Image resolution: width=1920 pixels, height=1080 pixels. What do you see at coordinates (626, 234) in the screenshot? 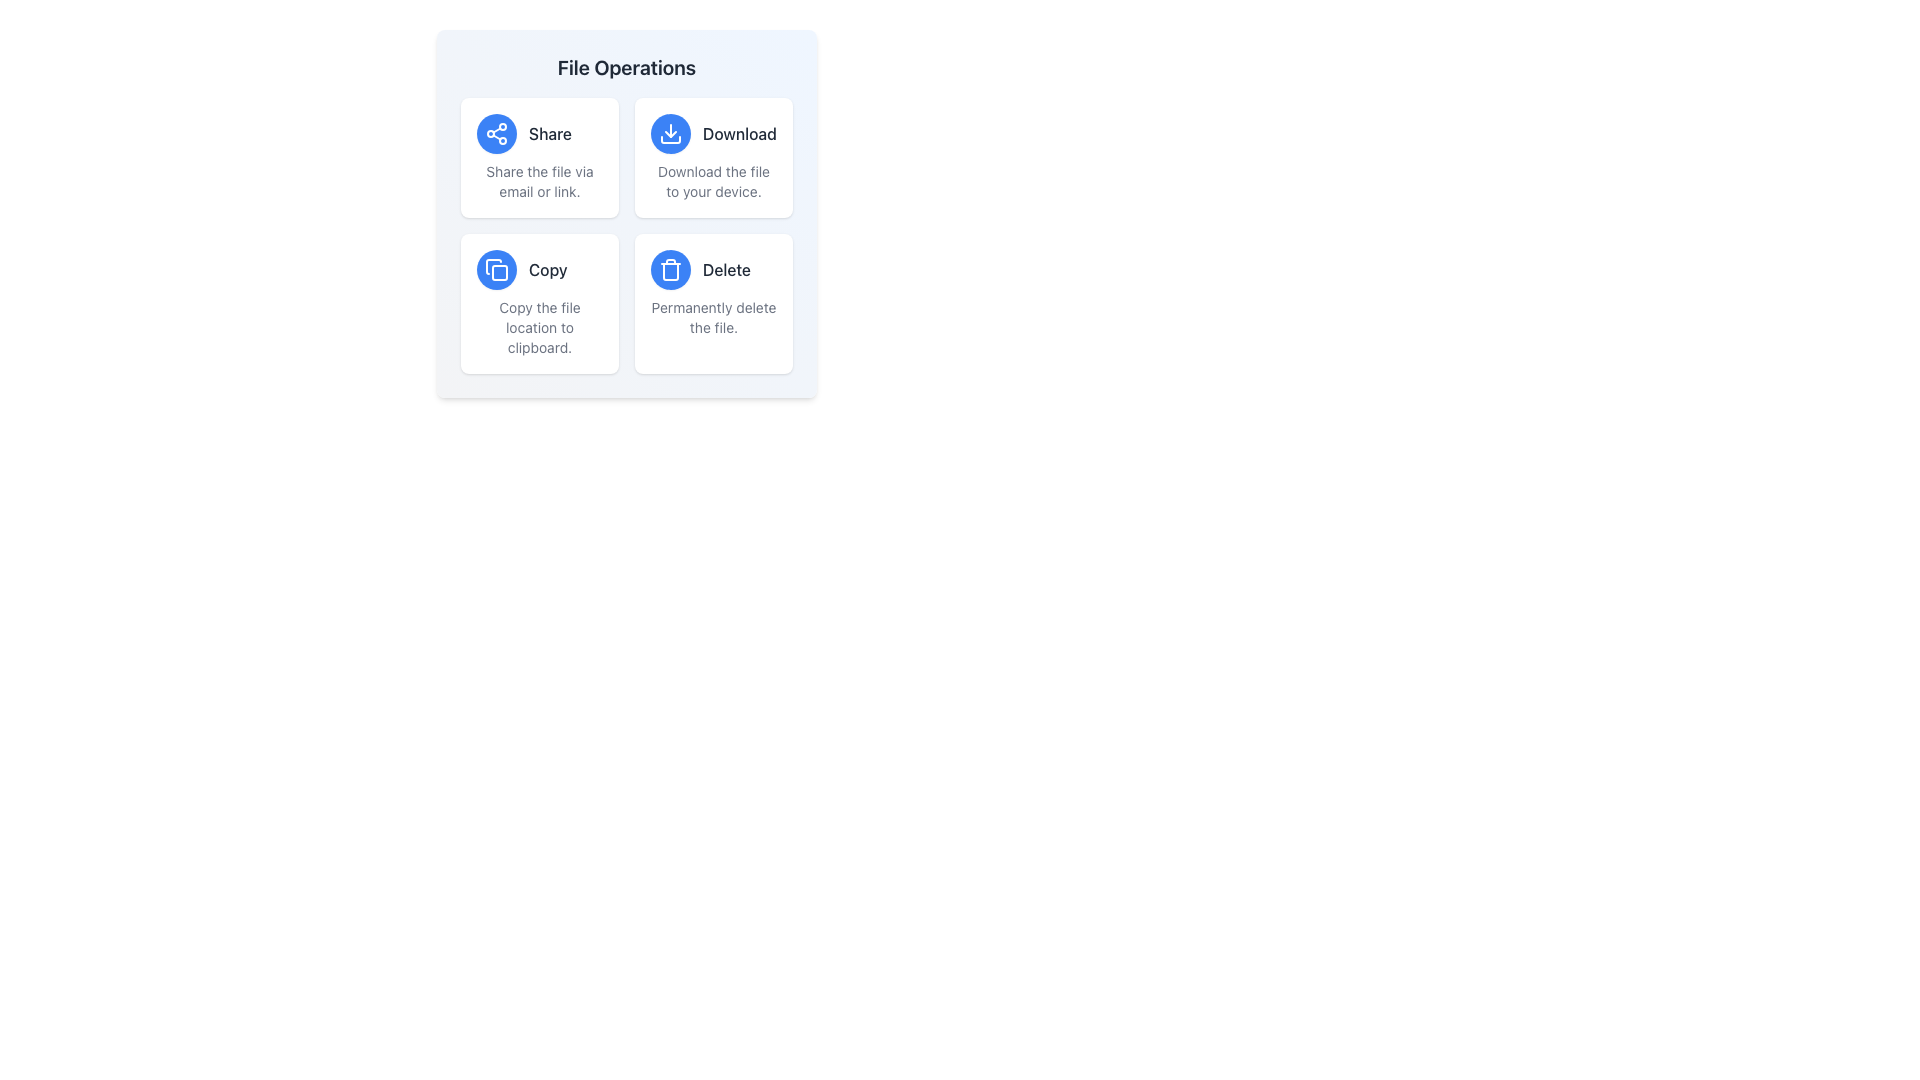
I see `the centrally located Grid of action cards` at bounding box center [626, 234].